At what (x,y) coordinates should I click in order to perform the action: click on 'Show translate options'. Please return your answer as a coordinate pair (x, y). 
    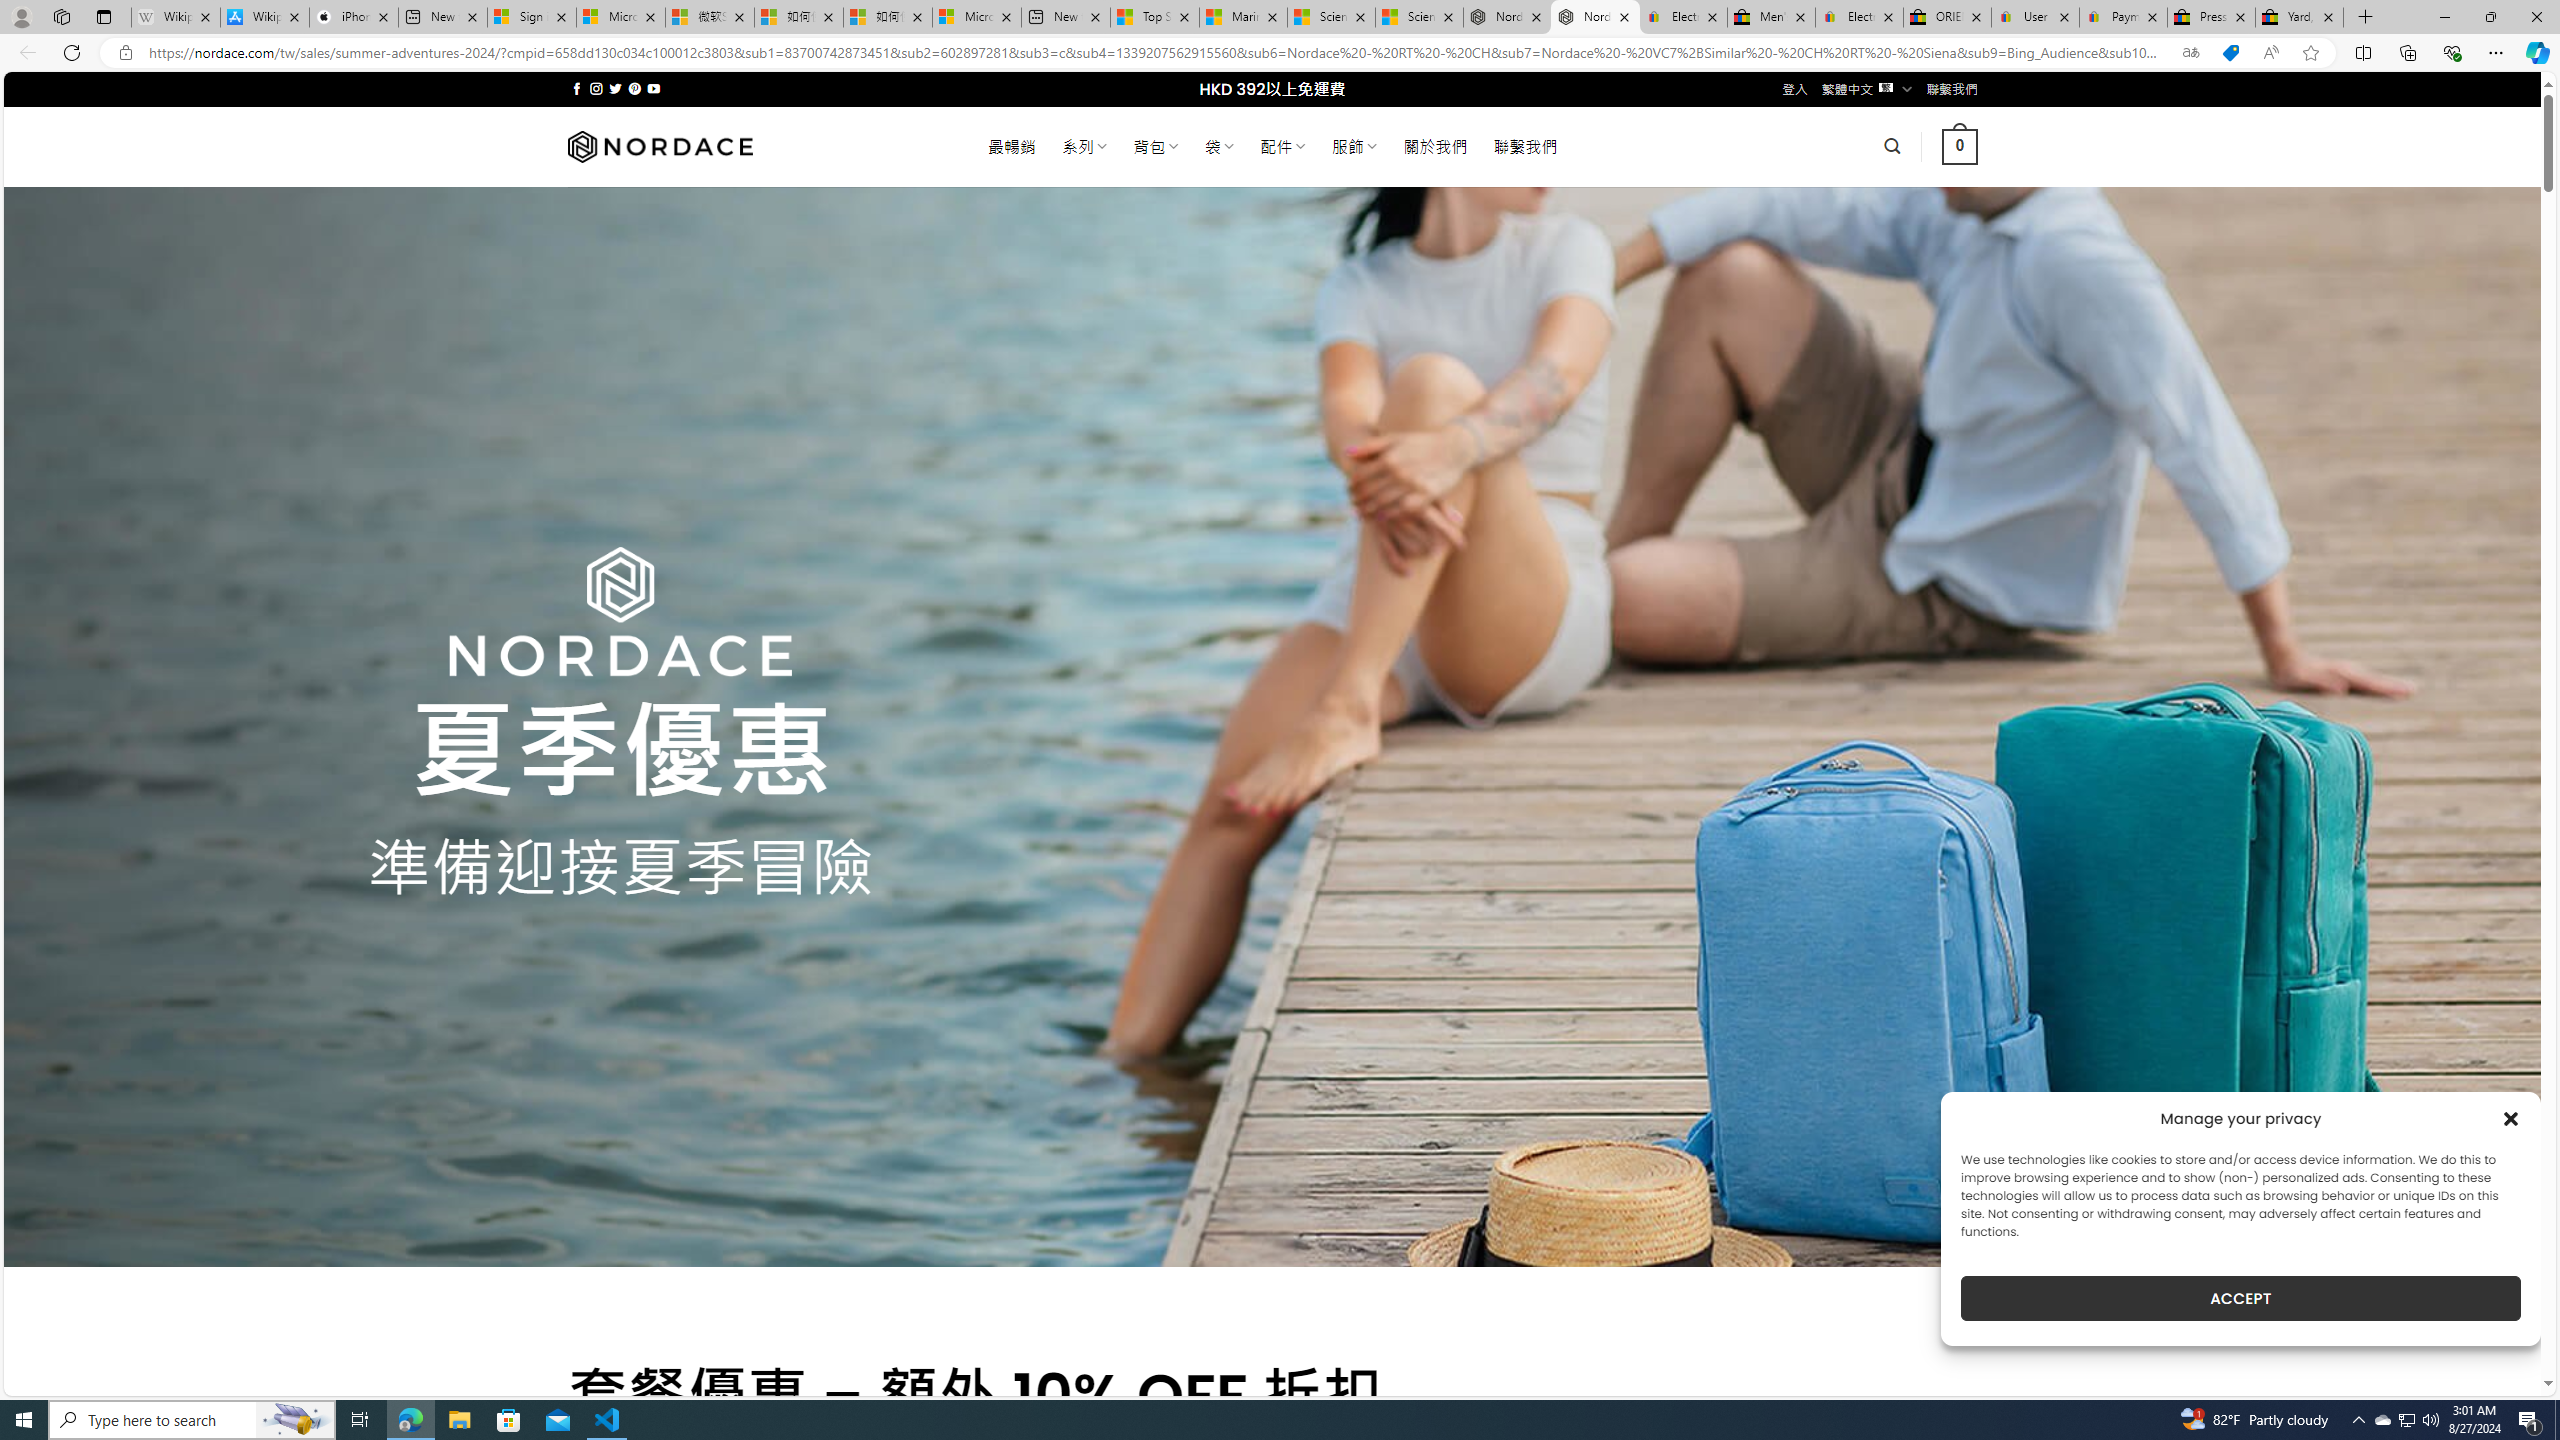
    Looking at the image, I should click on (2190, 53).